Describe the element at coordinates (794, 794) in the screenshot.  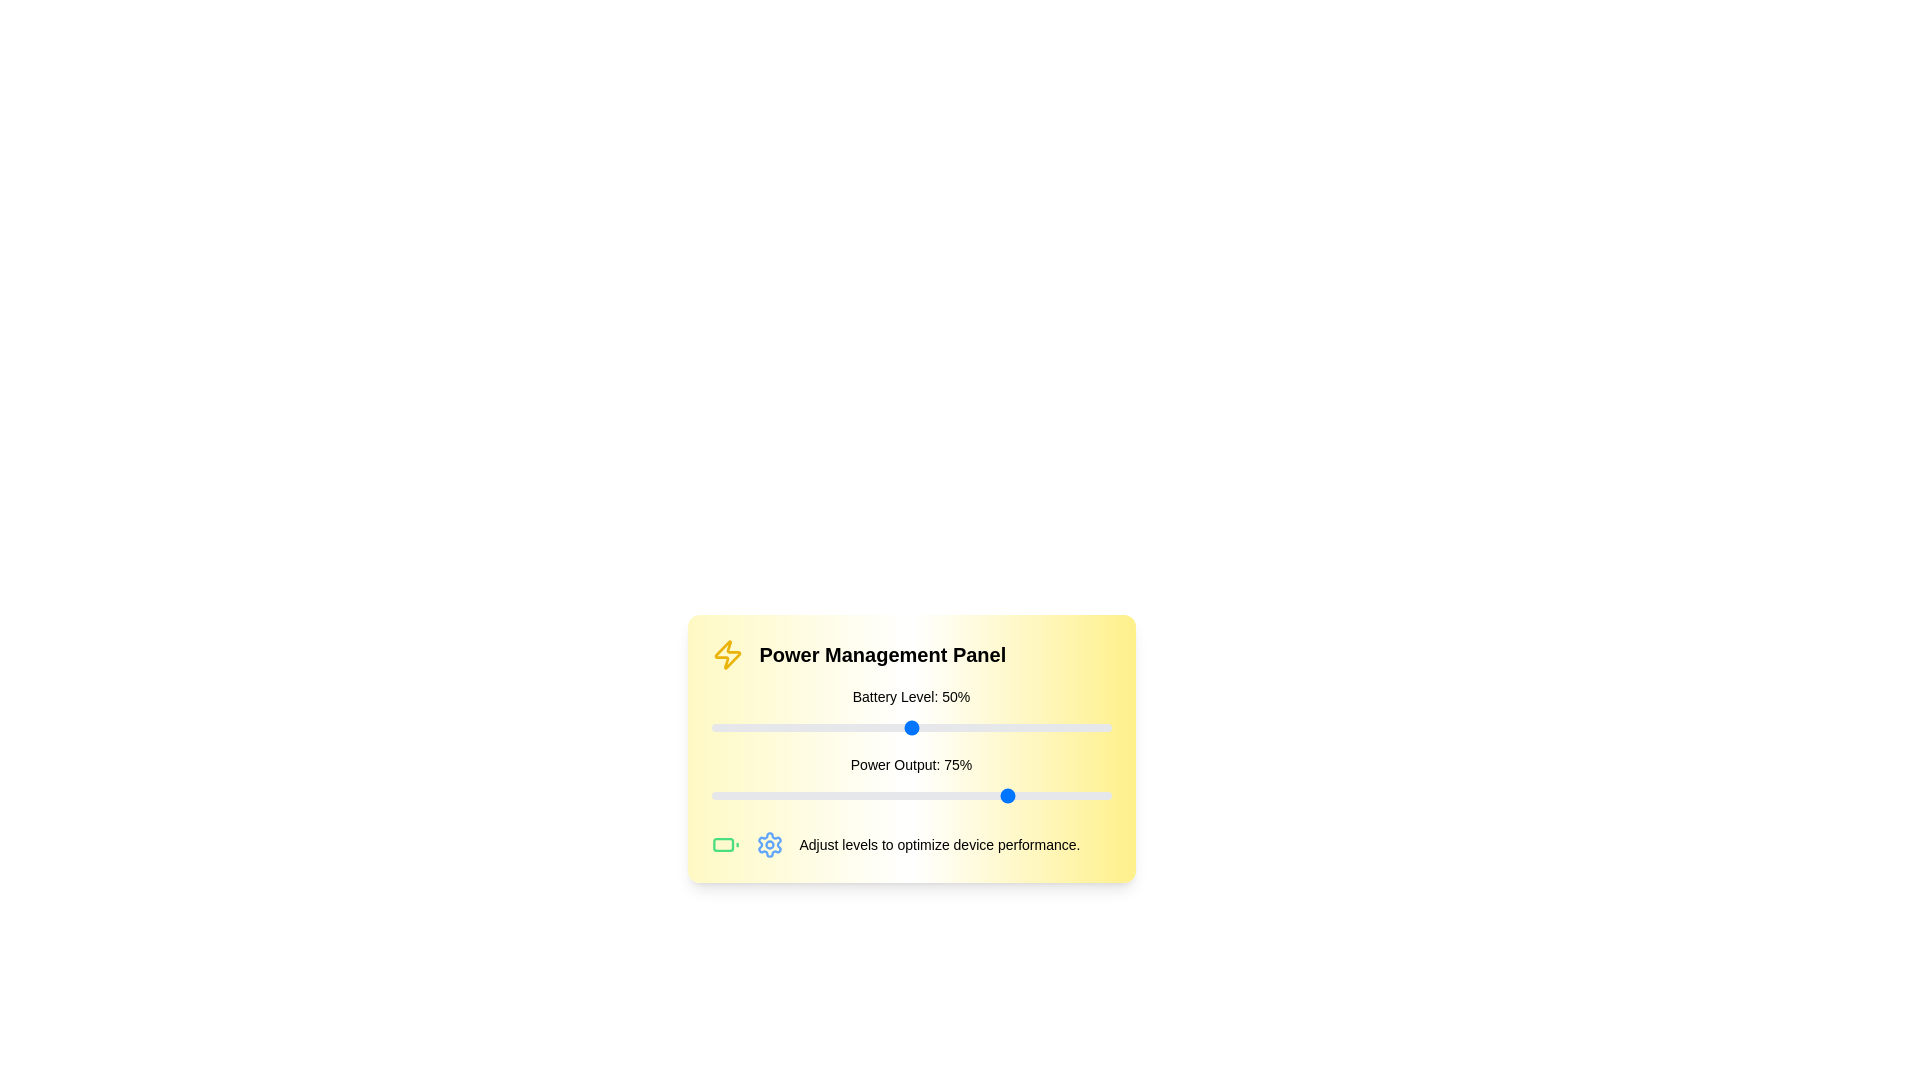
I see `the 'Power Output' slider to 21%` at that location.